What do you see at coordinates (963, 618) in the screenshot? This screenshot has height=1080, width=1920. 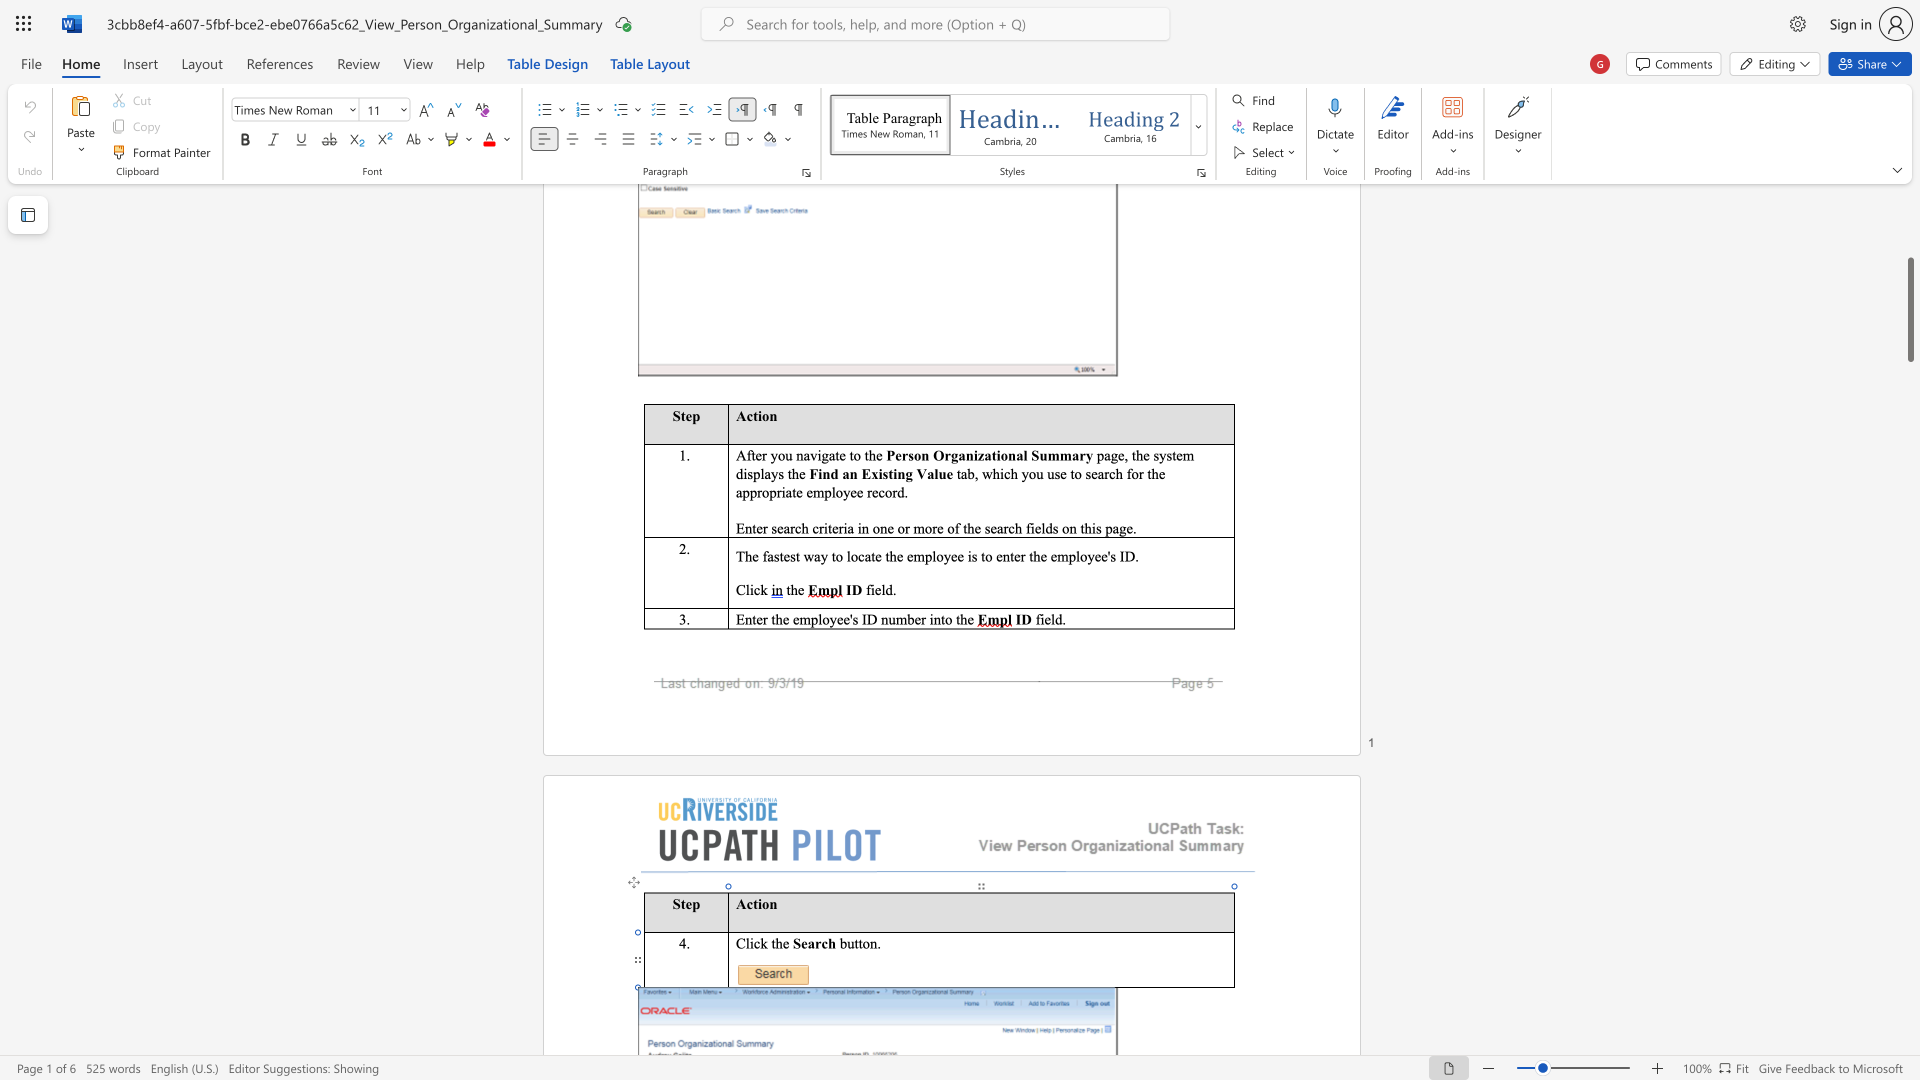 I see `the 2th character "h" in the text` at bounding box center [963, 618].